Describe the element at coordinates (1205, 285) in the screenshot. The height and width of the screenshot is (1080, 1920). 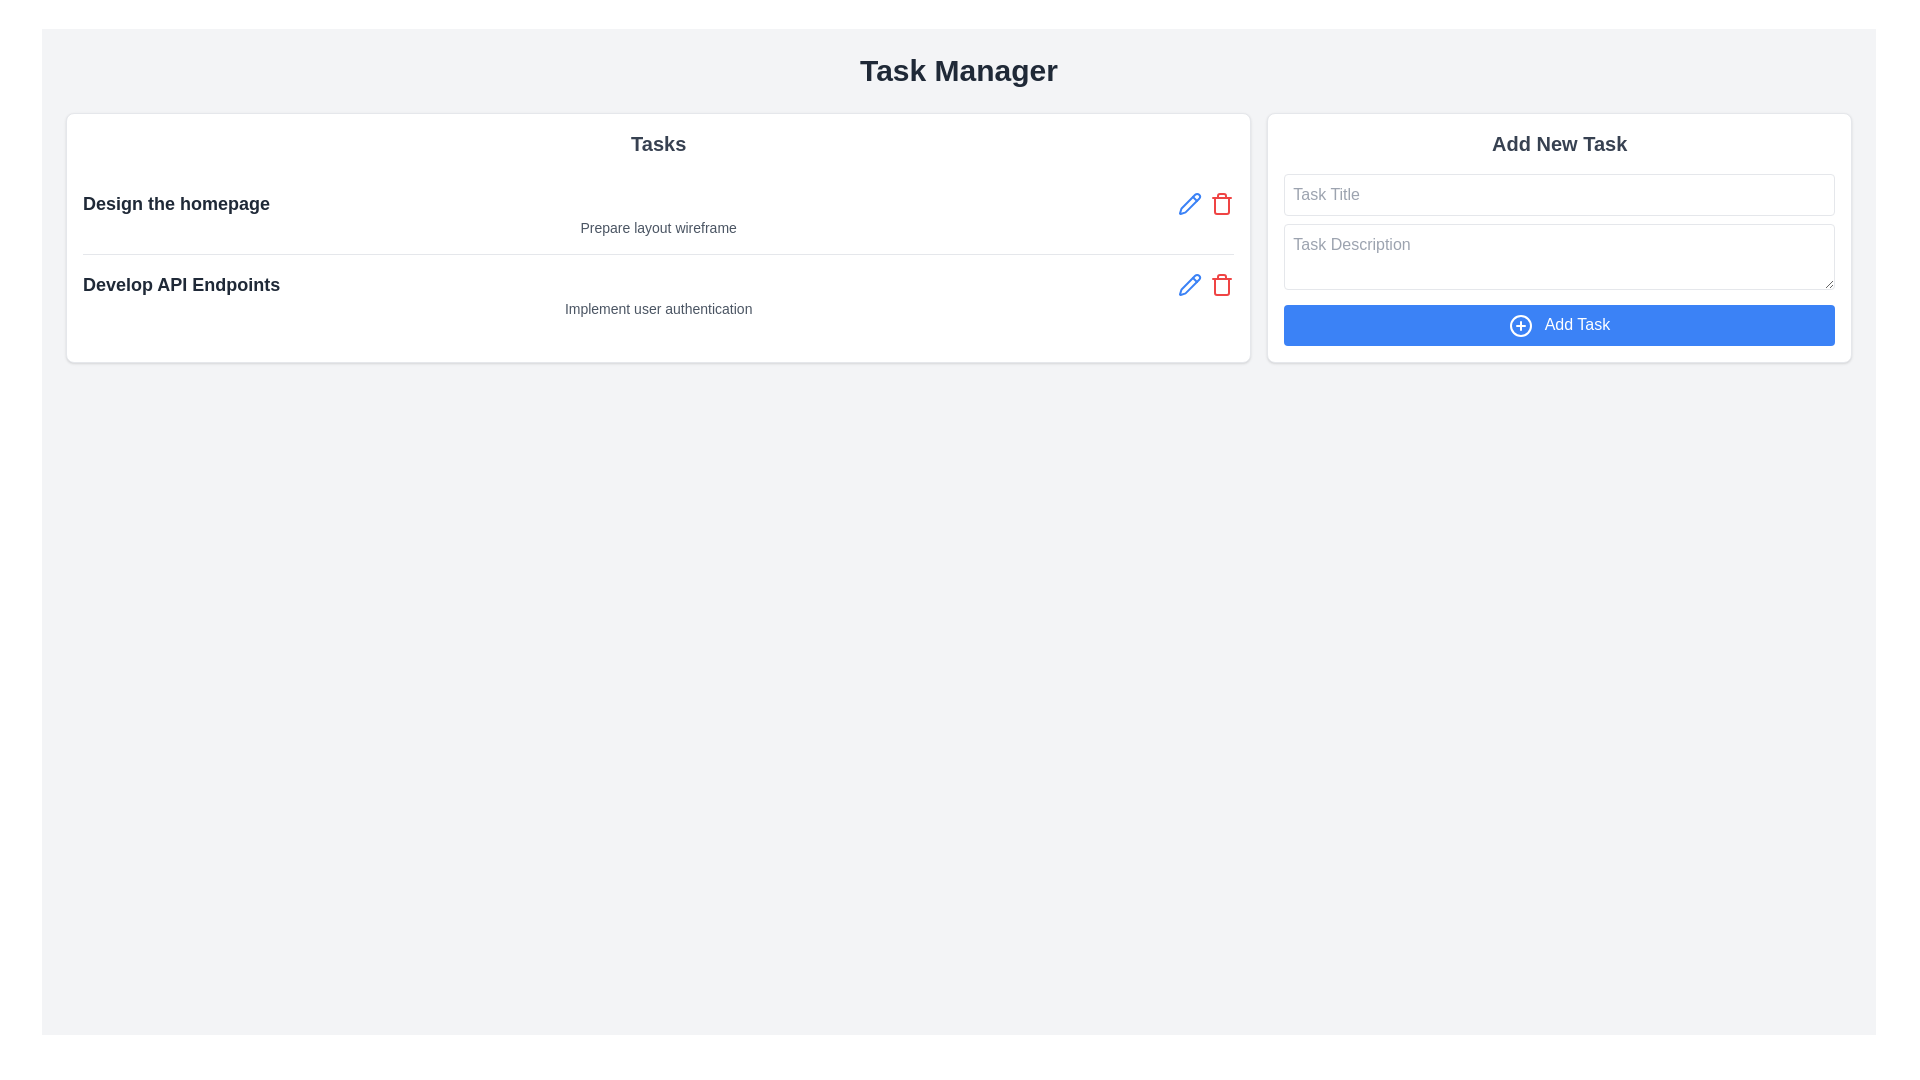
I see `the delete button for the 'Develop API Endpoints' task entry` at that location.